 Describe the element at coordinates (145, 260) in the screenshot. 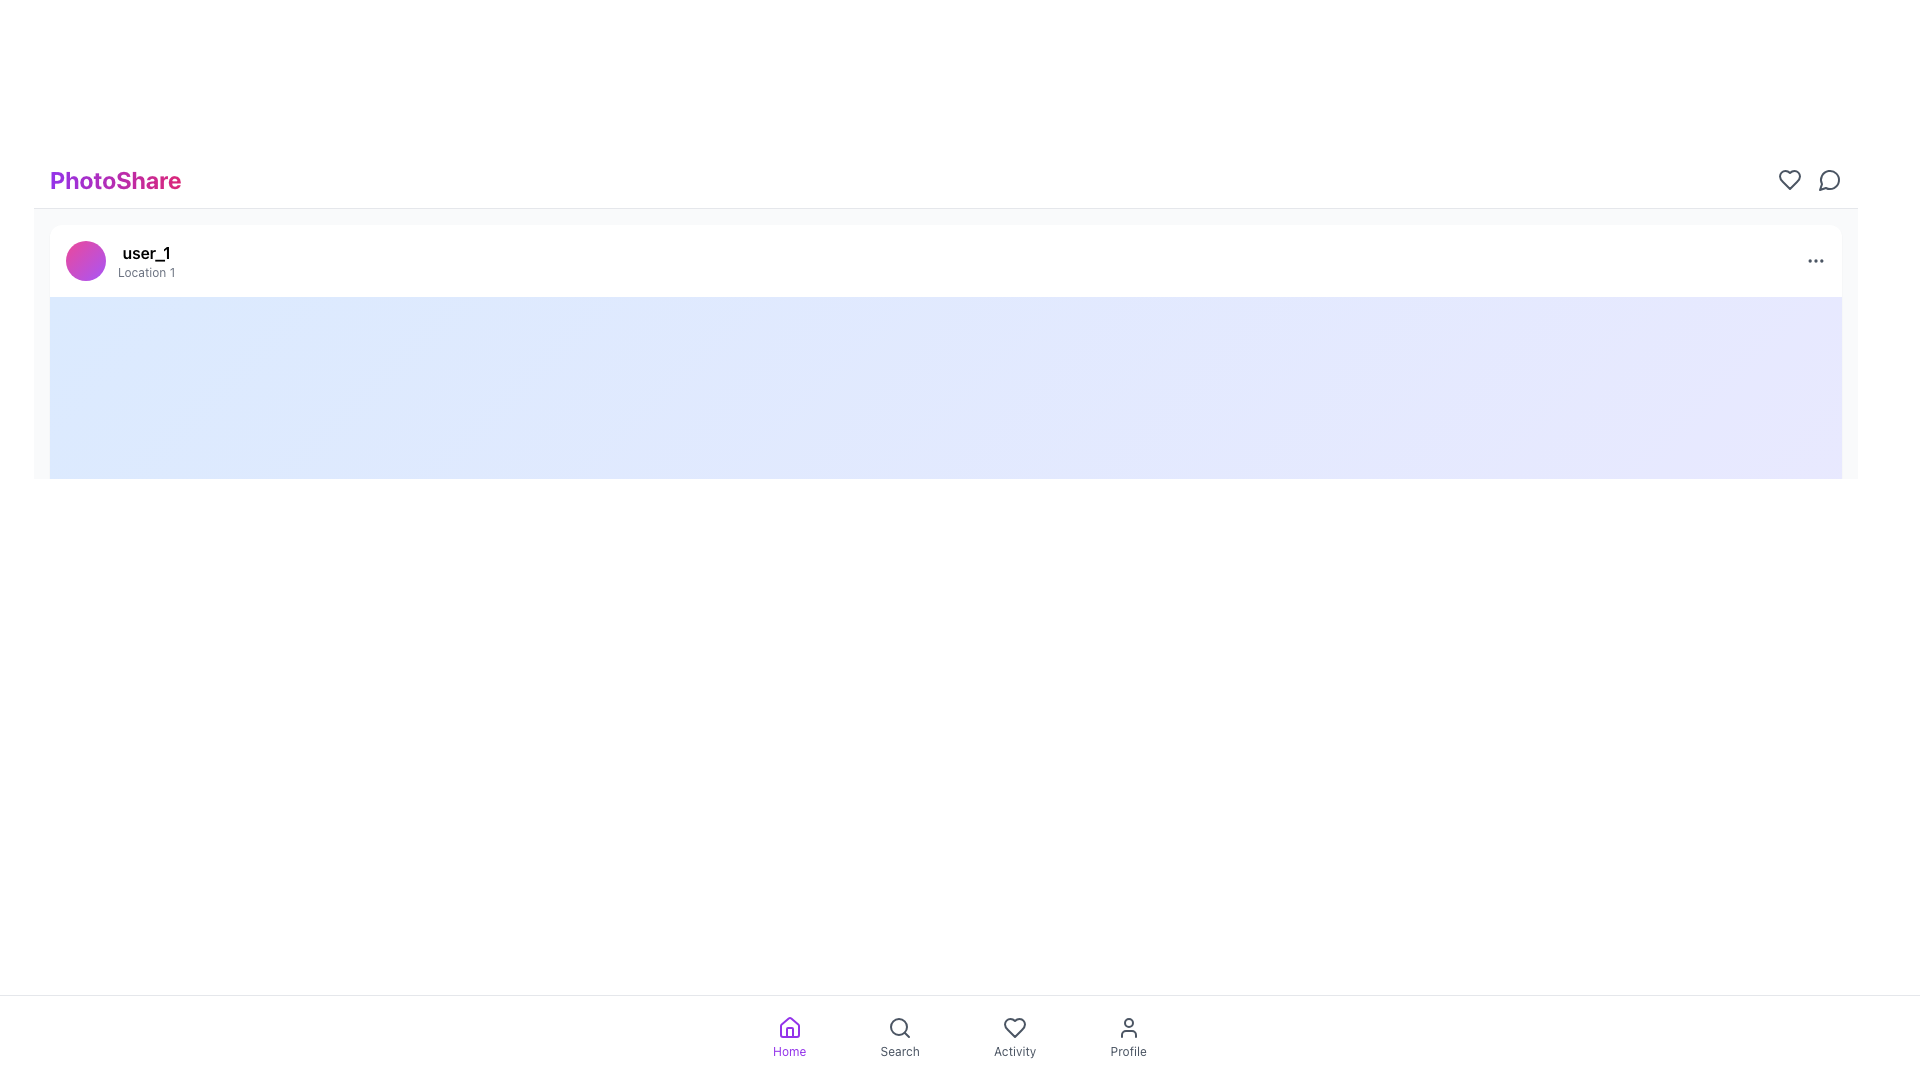

I see `the user header text block that displays a username and location, which is positioned to the right of a circular avatar in a flex layout` at that location.